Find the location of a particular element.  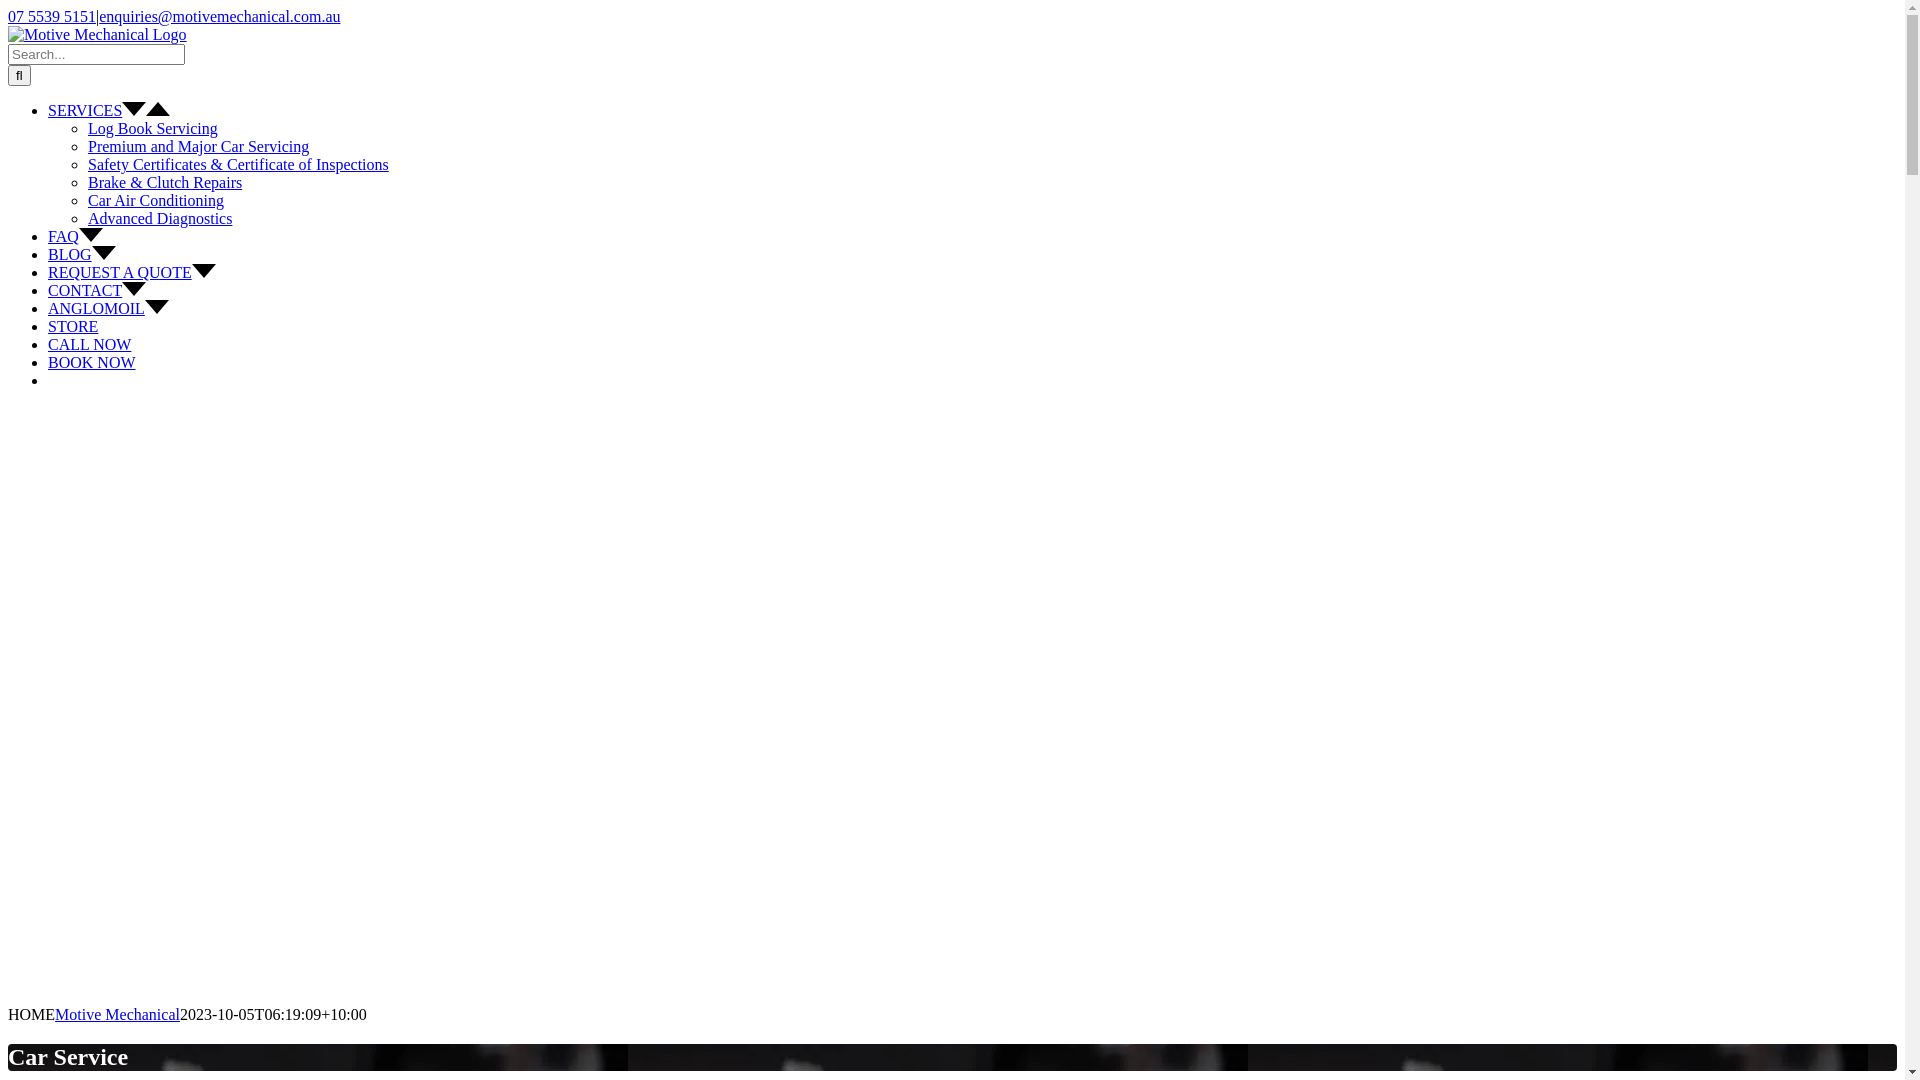

'FAQ' is located at coordinates (75, 235).